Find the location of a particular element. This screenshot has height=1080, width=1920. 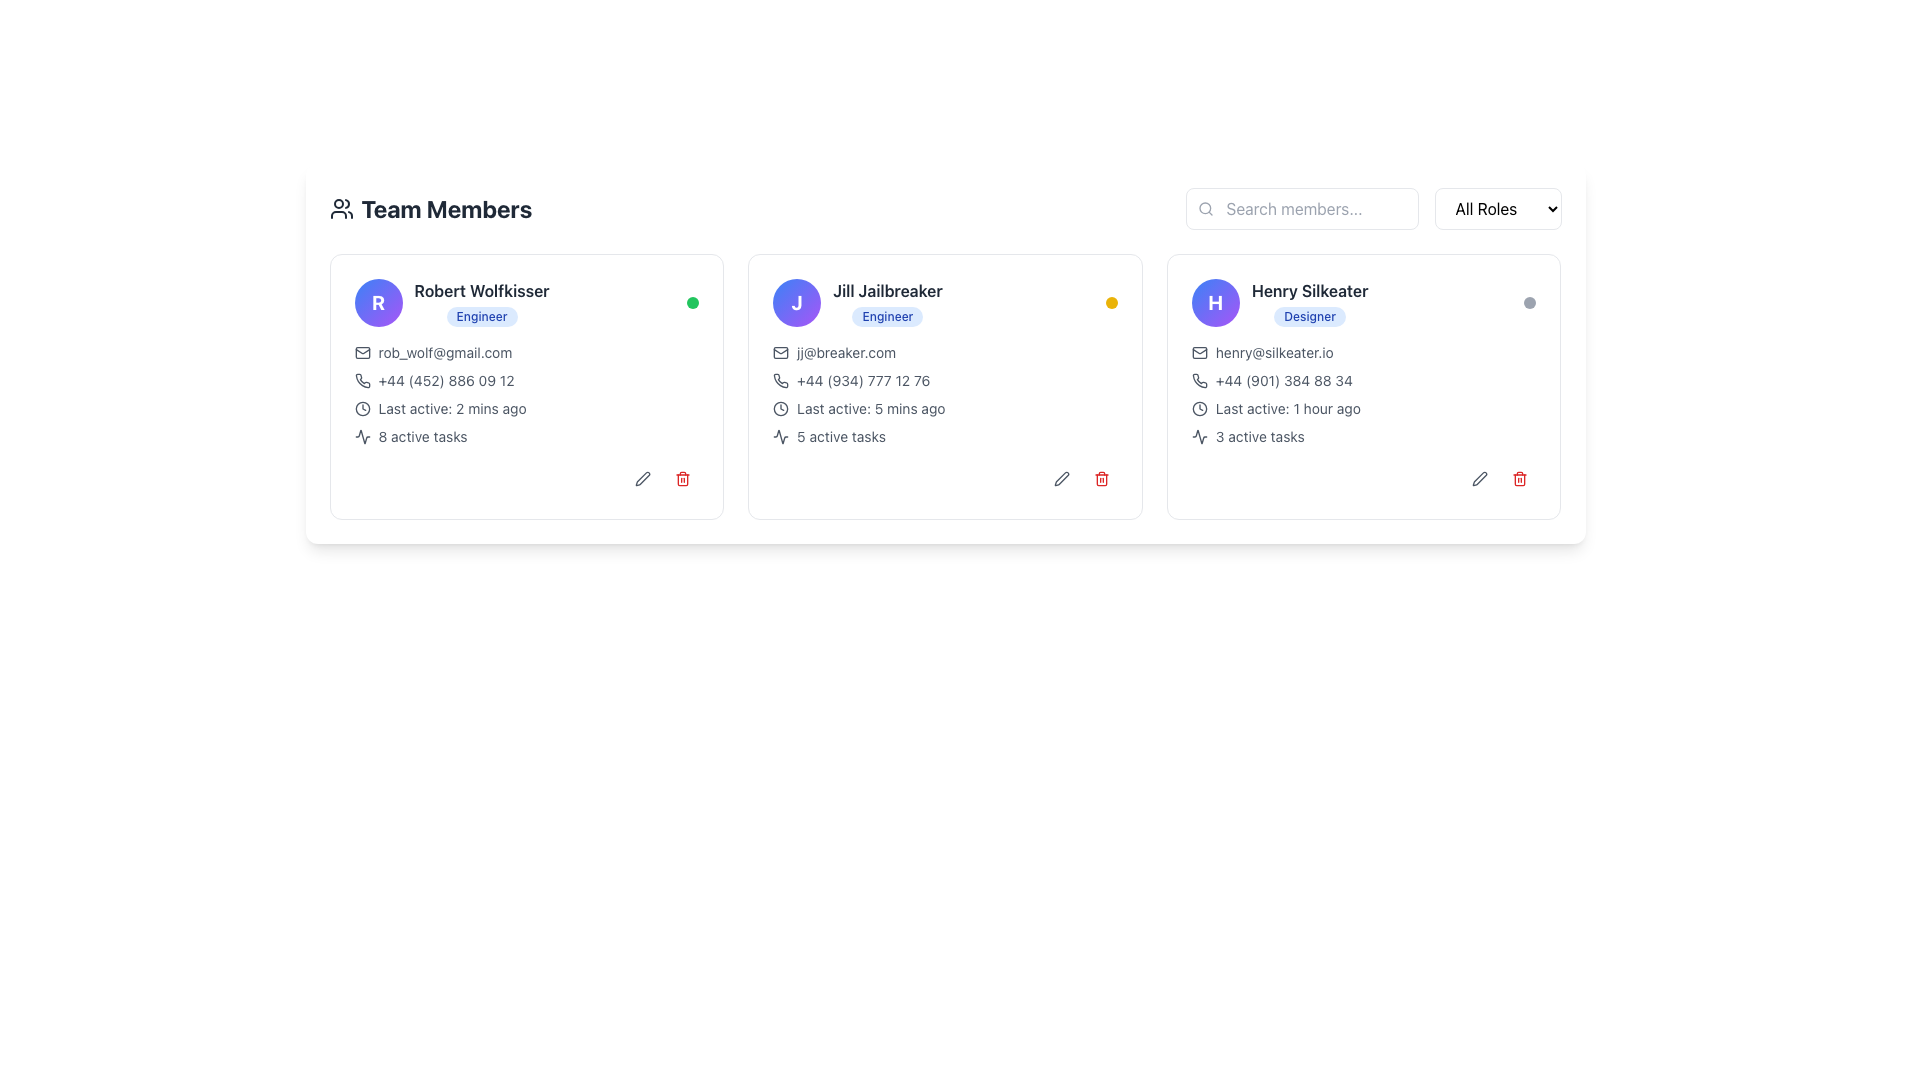

the text label displaying '5 active tasks' located at the bottom of the card layout for 'Jill Jailbreaker' is located at coordinates (841, 435).